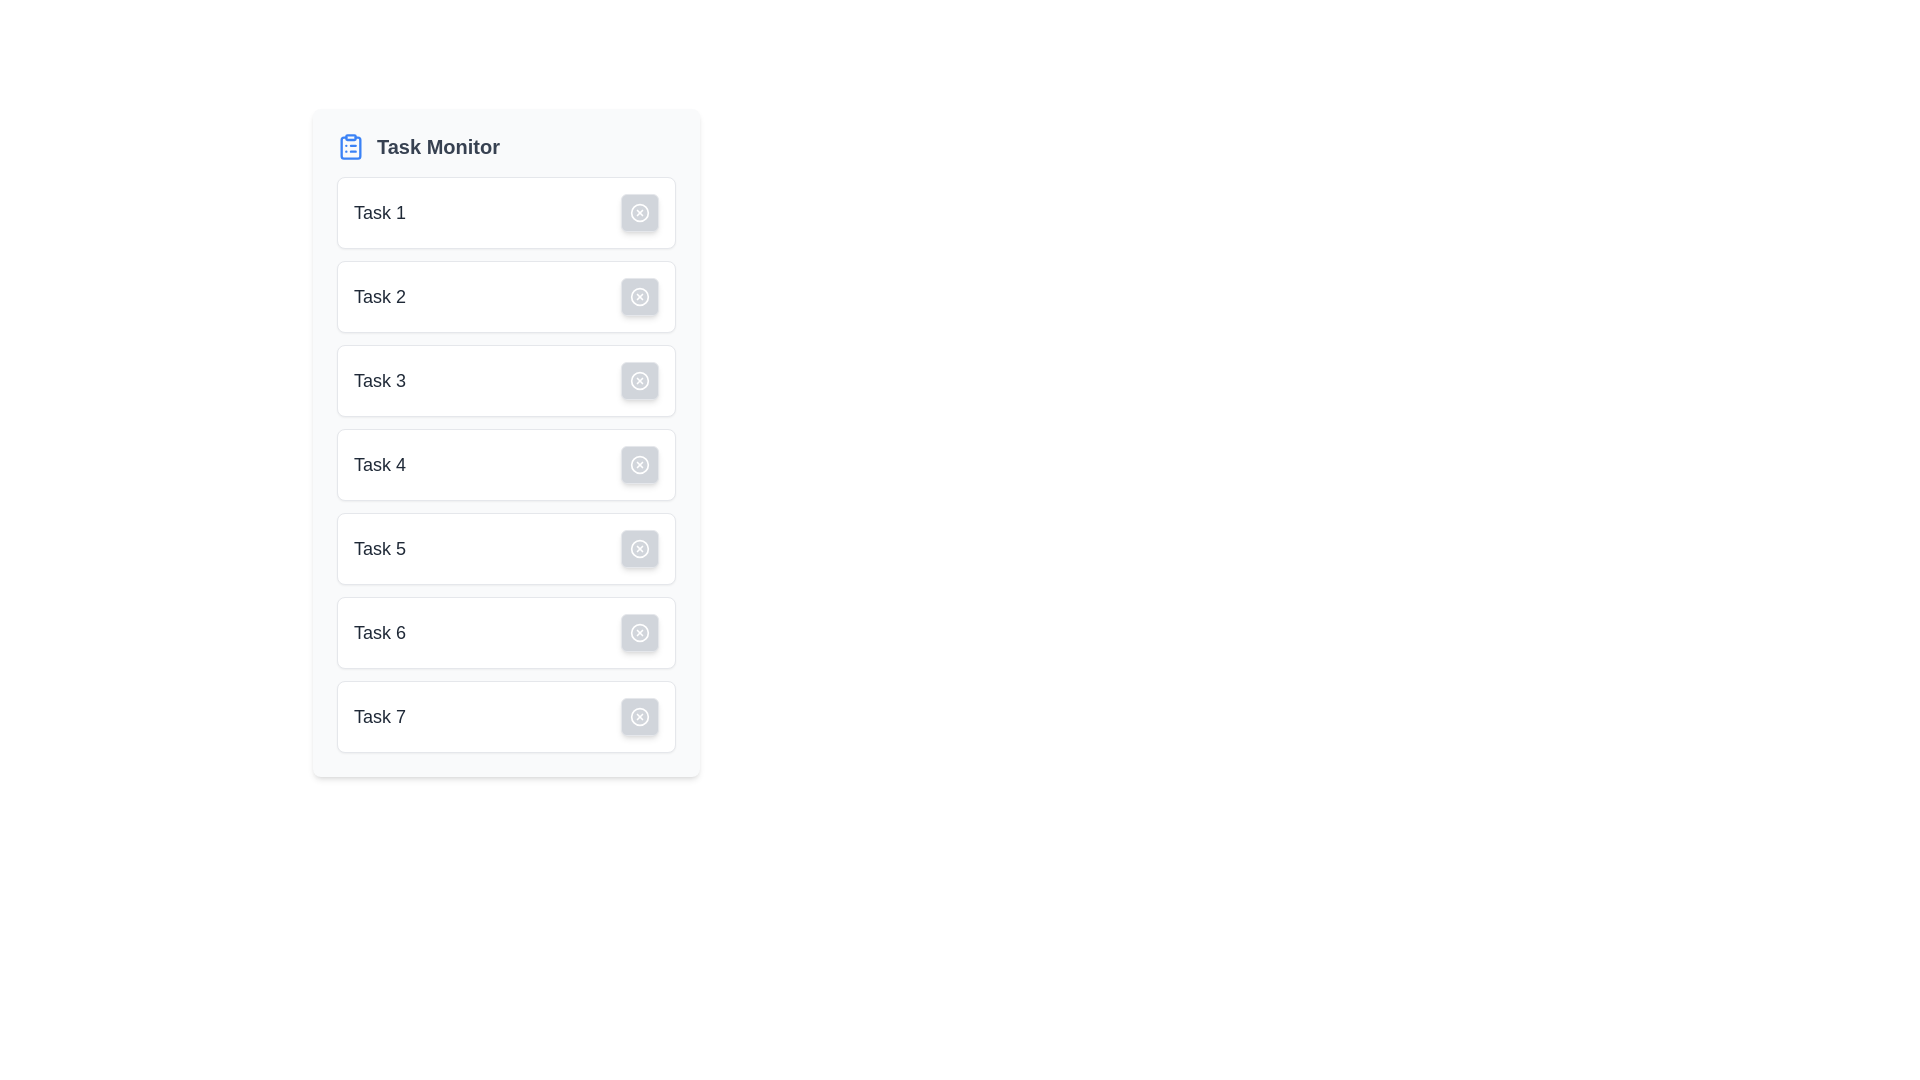  I want to click on the small, rounded button with a gray background and a white 'X' icon located to the far-right of the 'Task 6' label in the sixth row of the vertical list, so click(638, 632).